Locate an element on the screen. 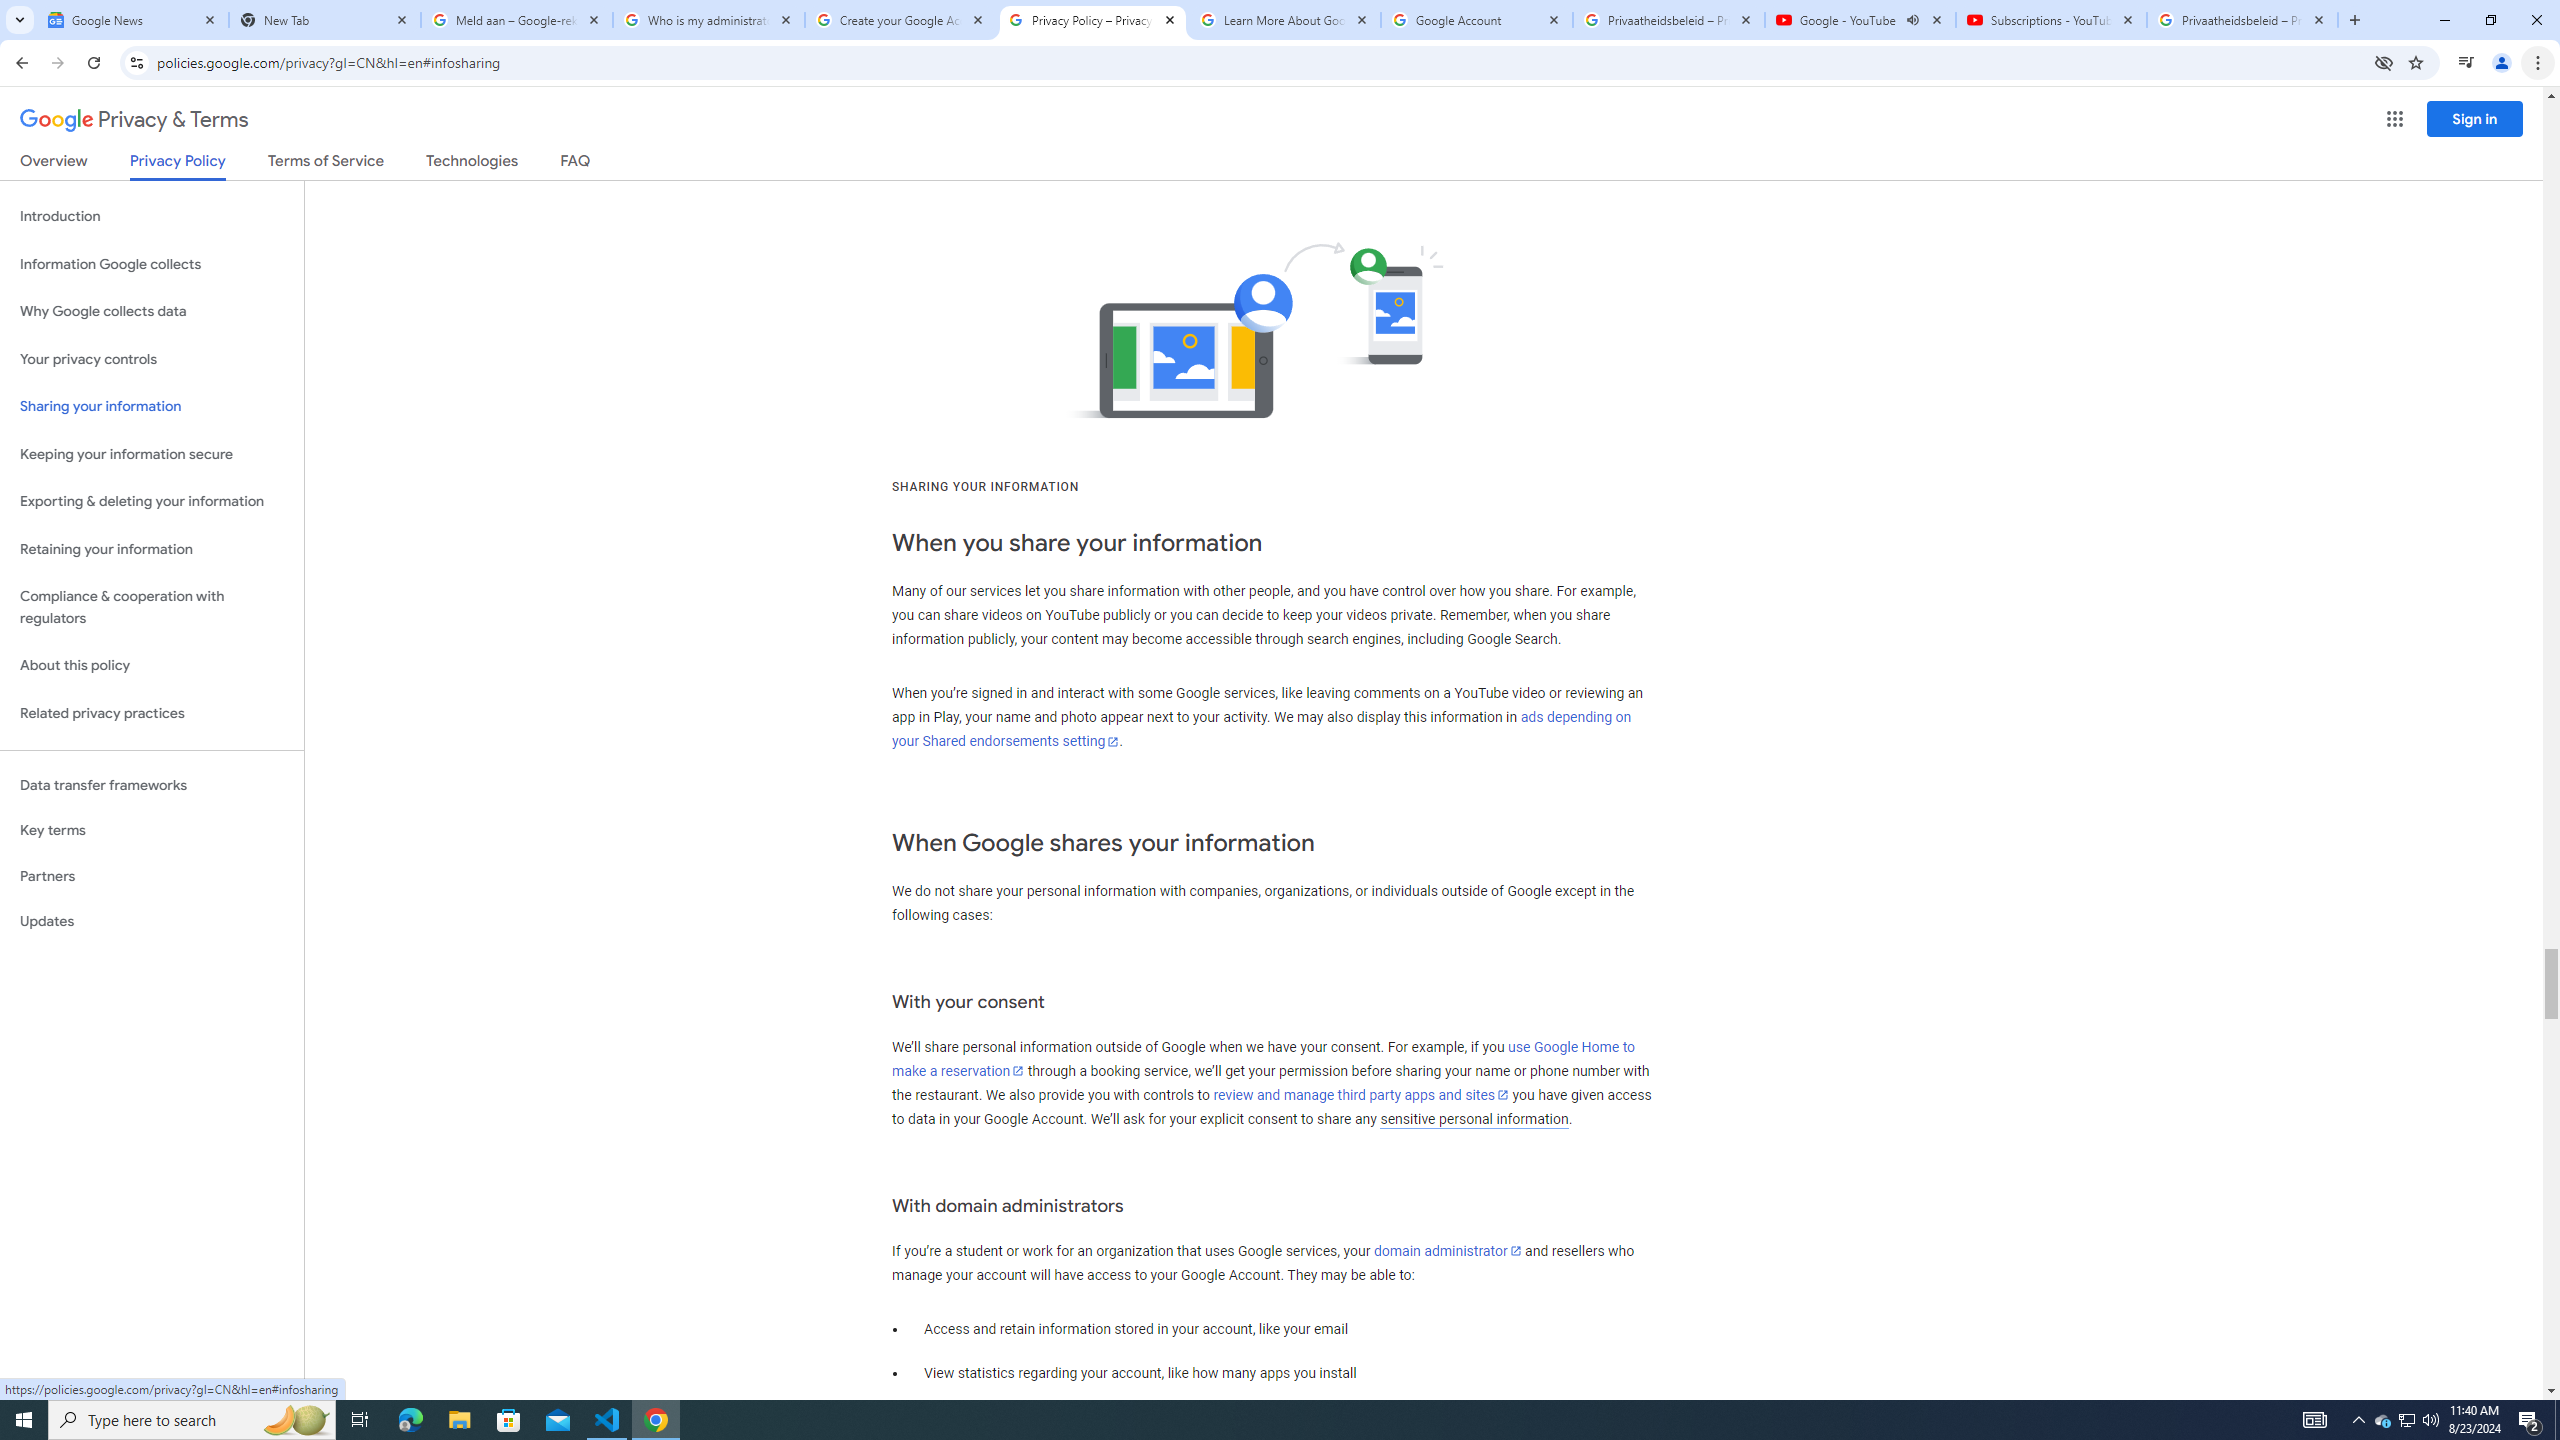 The image size is (2560, 1440). 'Keeping your information secure' is located at coordinates (151, 455).